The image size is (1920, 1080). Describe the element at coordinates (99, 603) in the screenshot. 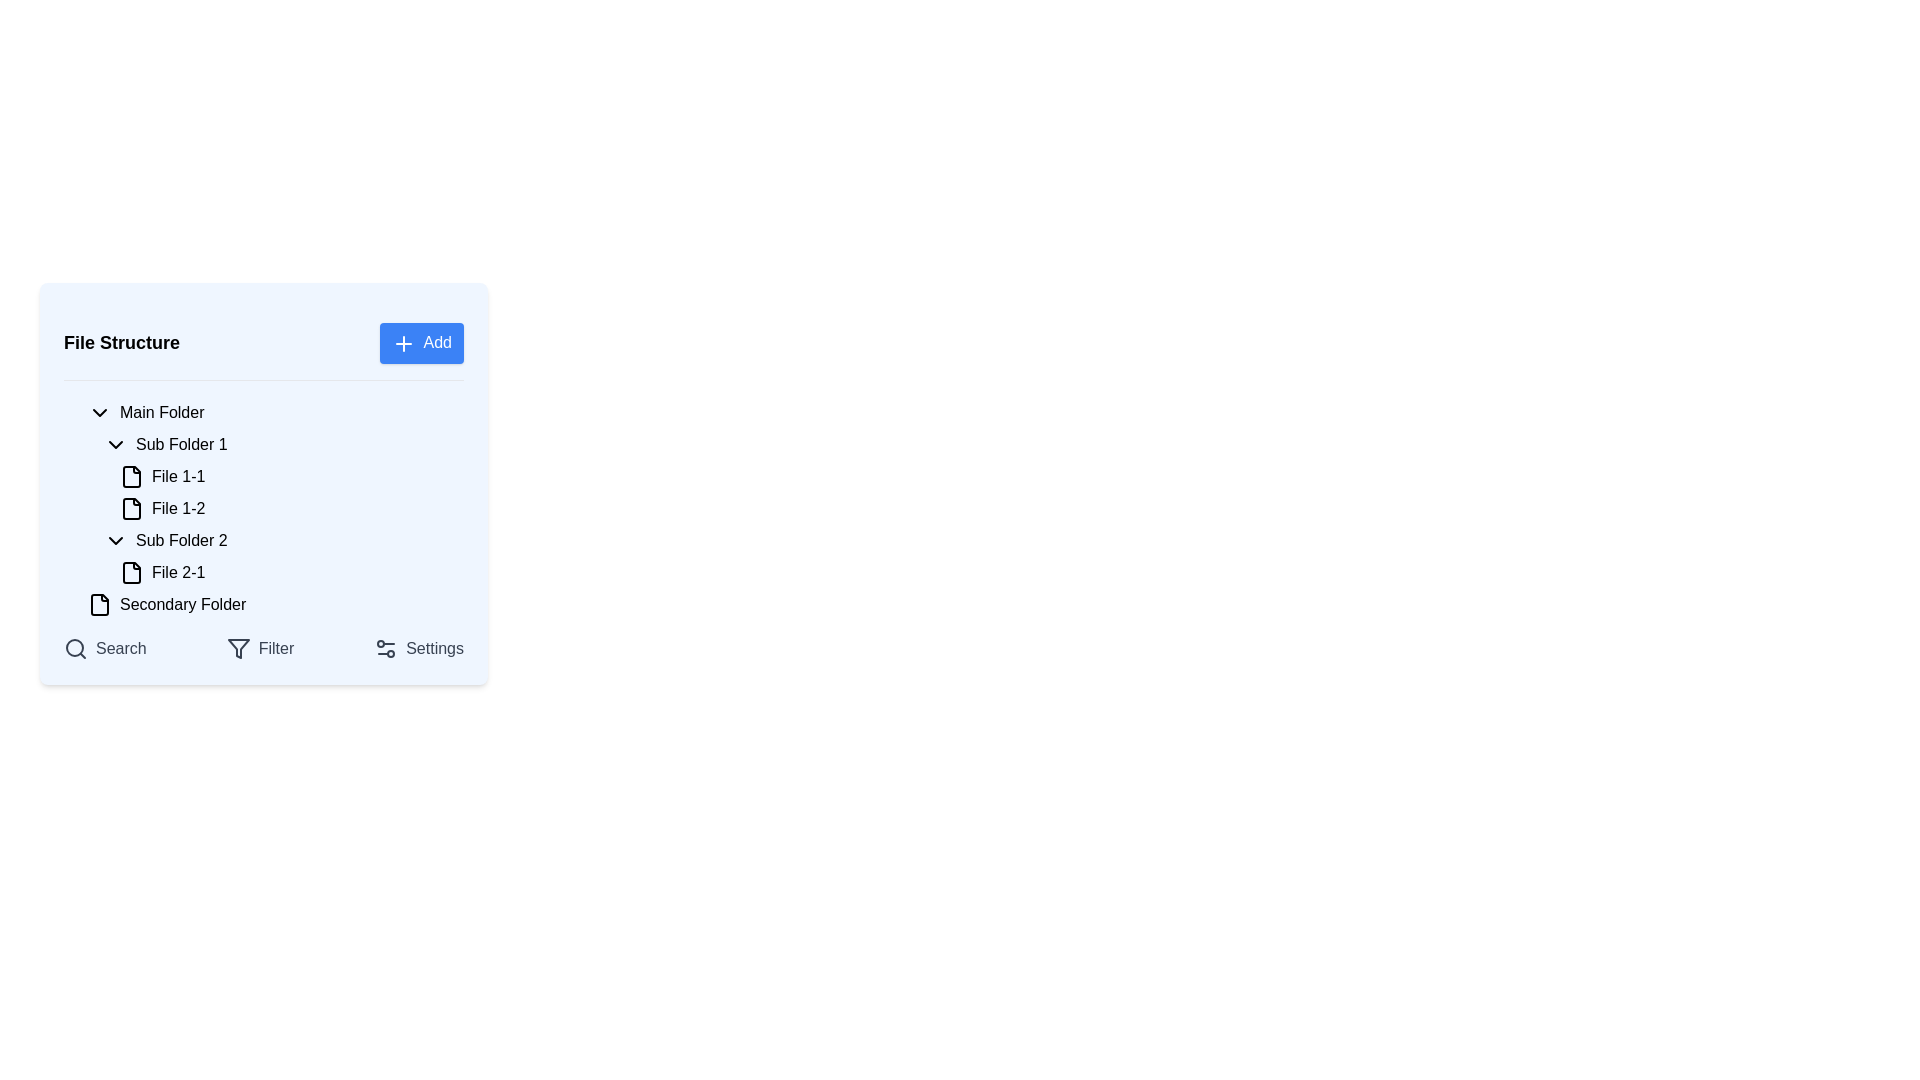

I see `the file icon representing the 'Secondary Folder' in the 'File Structure' section, located directly to the left of its label` at that location.